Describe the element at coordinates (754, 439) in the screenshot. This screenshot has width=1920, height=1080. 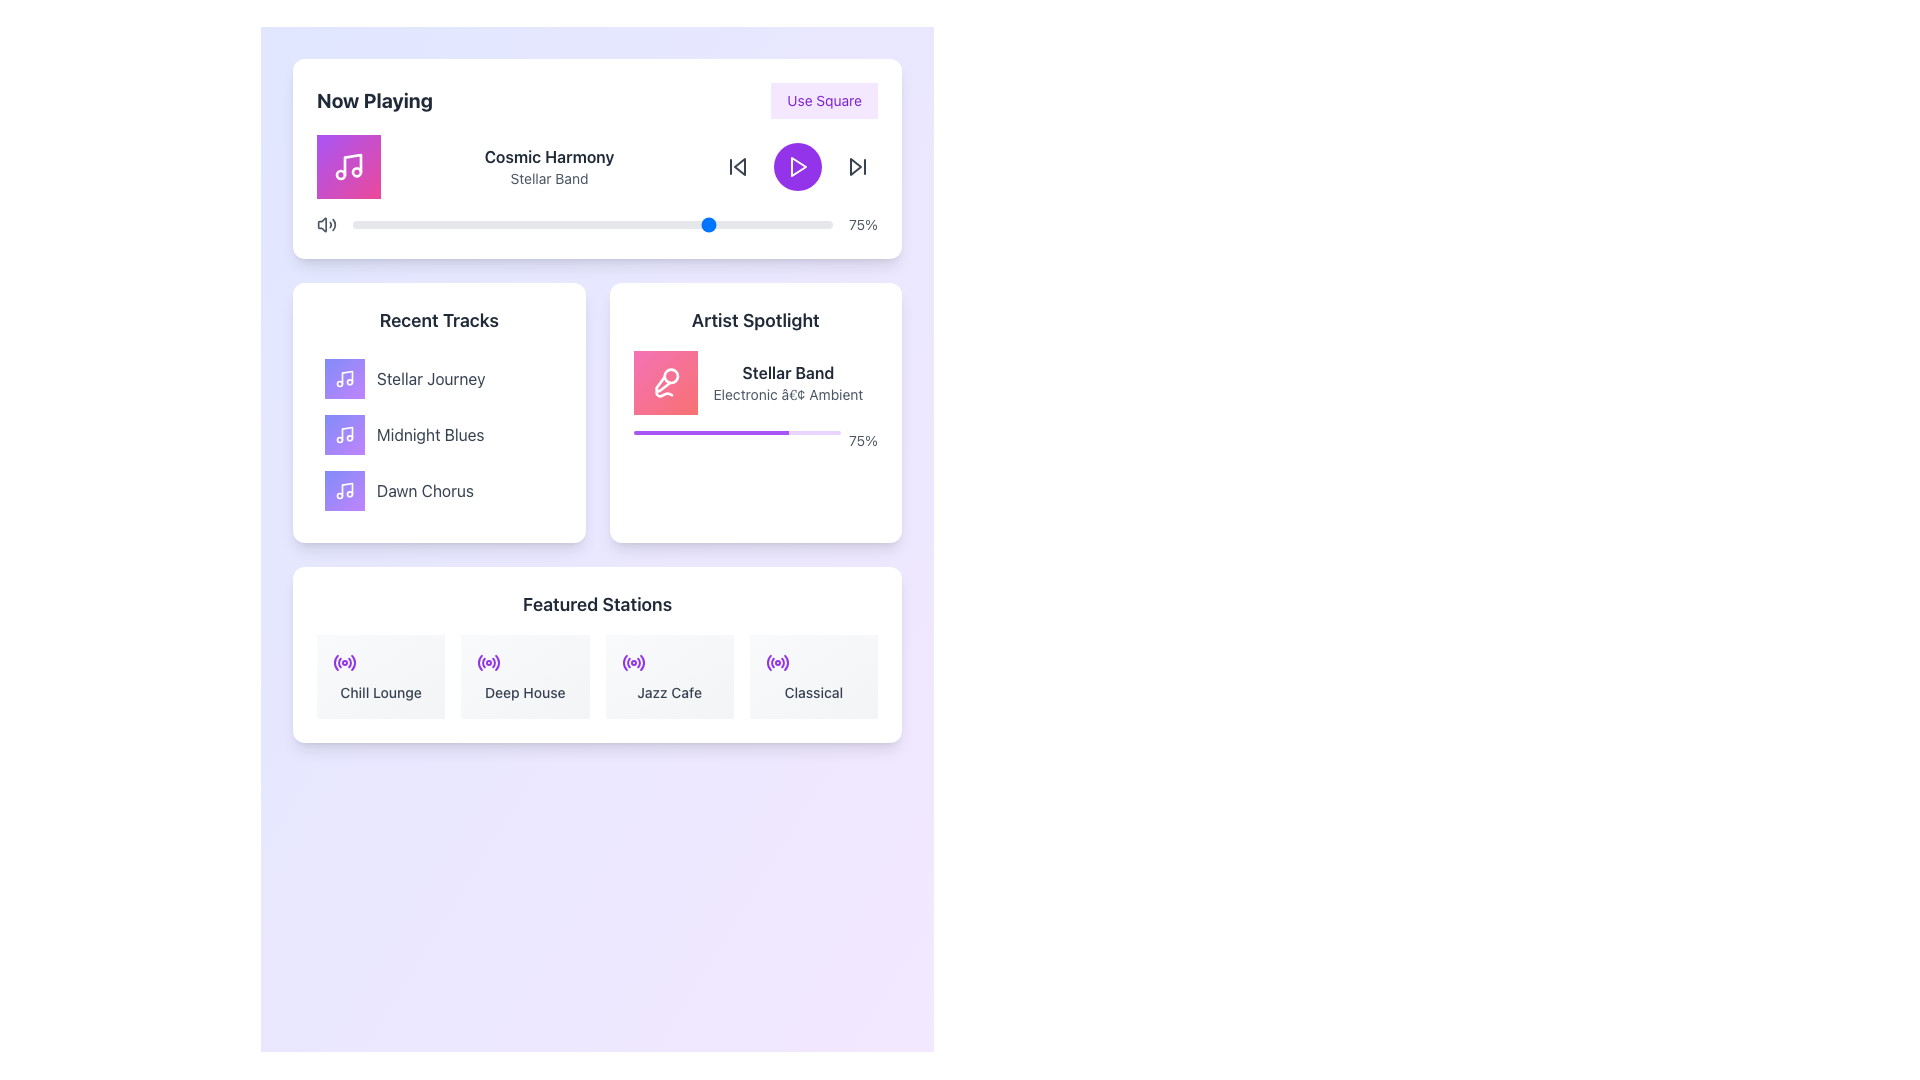
I see `the Progress bar indicating '75%' in the 'Artist Spotlight' section beneath 'Stellar Band' and 'Electronic Ambient'` at that location.